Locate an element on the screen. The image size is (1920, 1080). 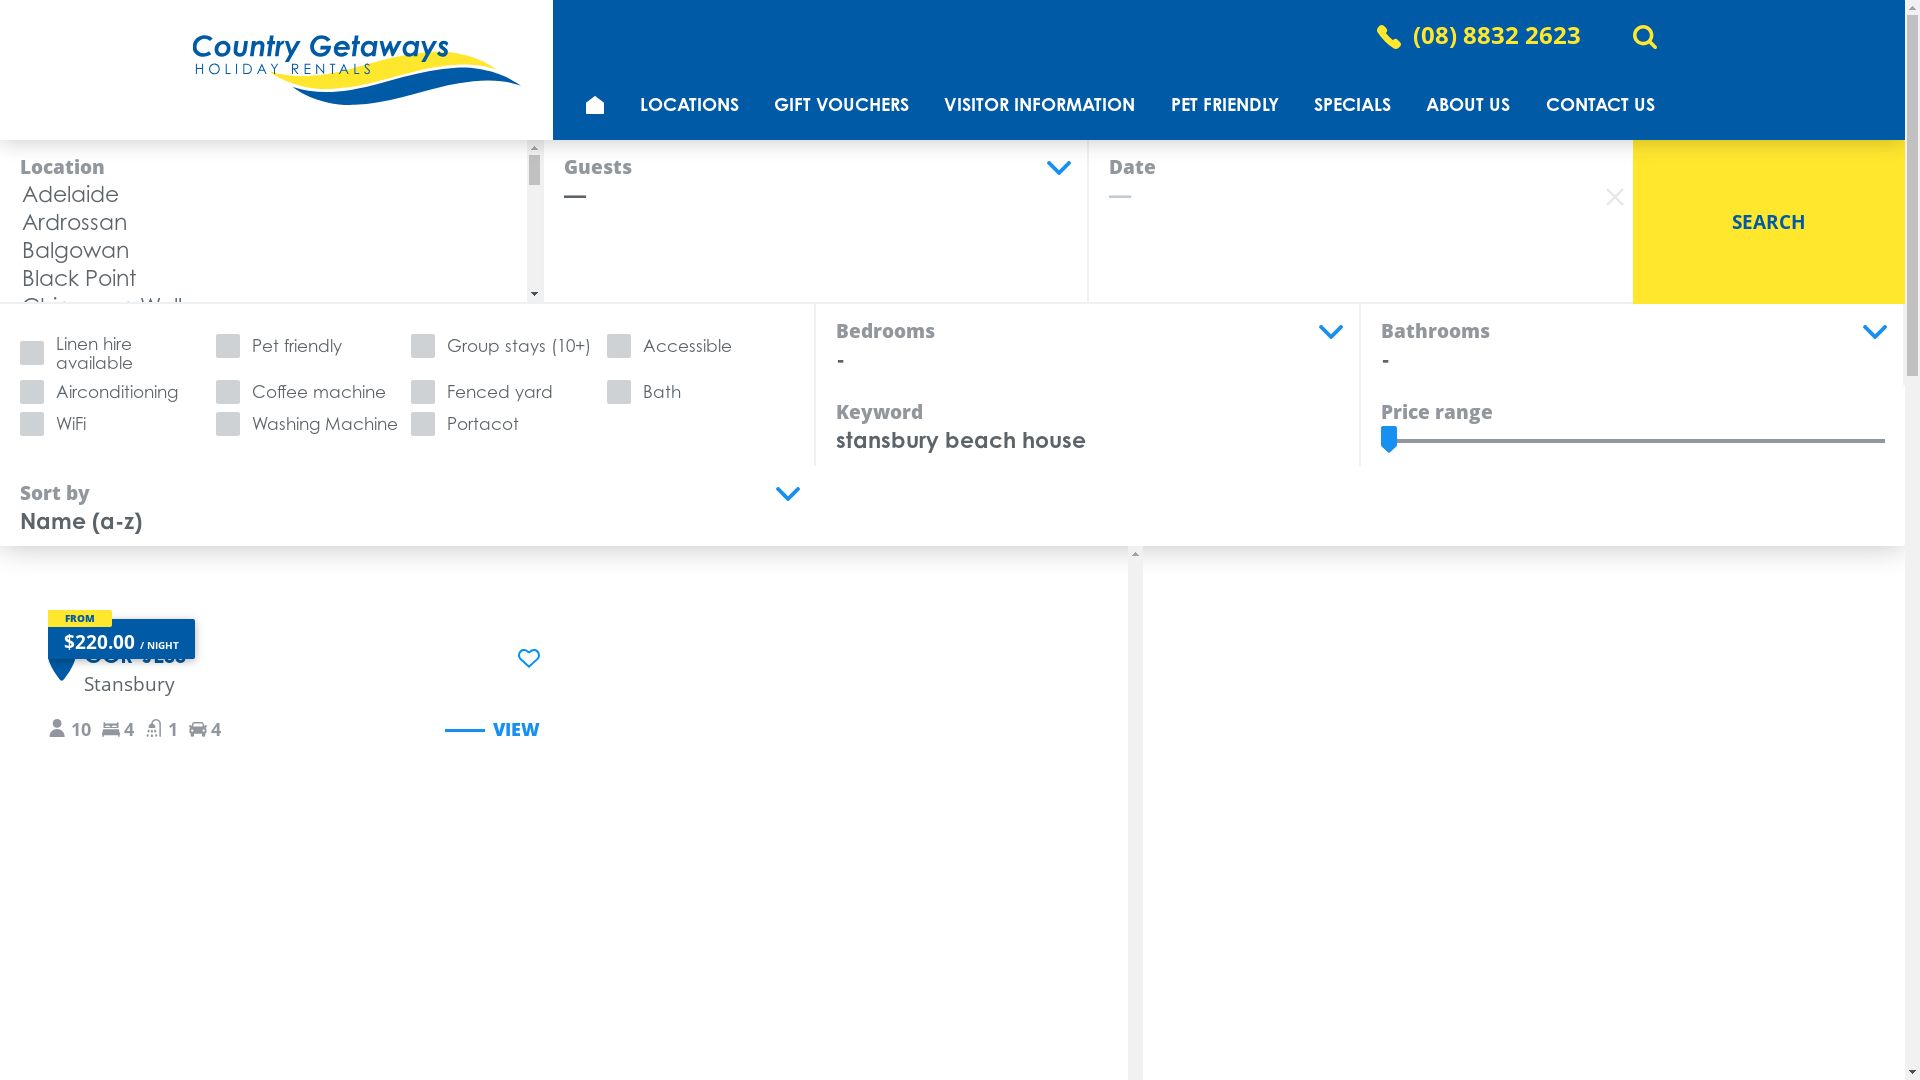
'VIEW is located at coordinates (489, 729).